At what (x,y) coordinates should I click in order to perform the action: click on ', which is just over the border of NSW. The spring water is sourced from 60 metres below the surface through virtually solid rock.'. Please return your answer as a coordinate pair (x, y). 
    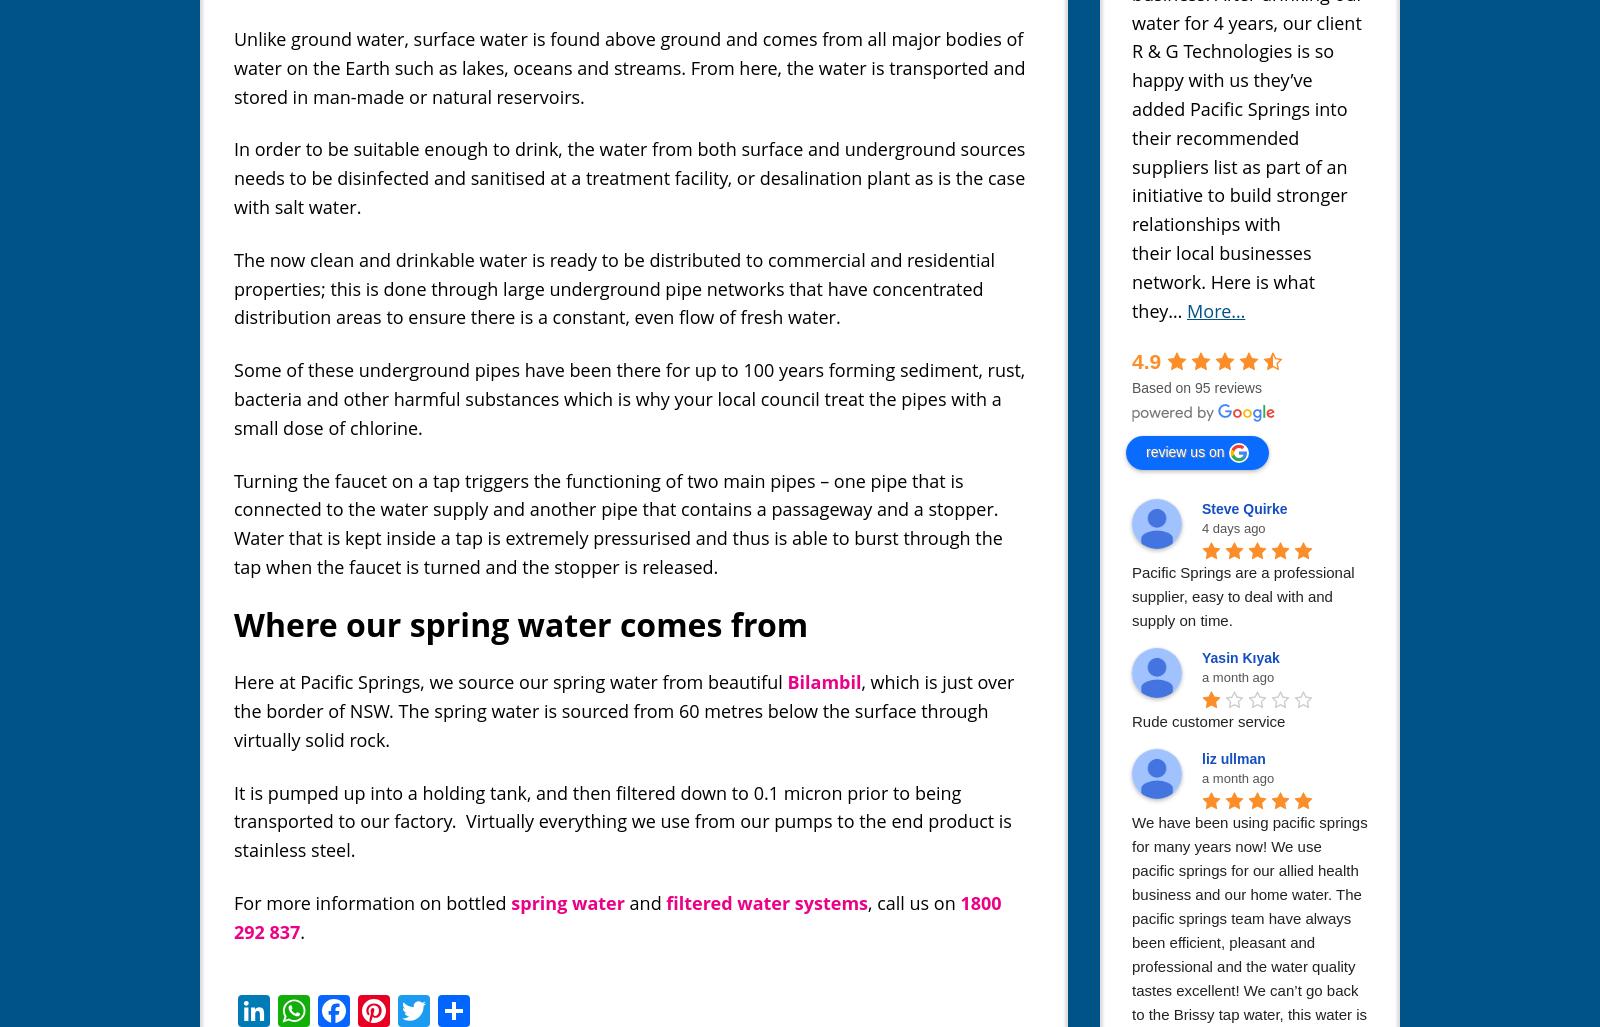
    Looking at the image, I should click on (624, 710).